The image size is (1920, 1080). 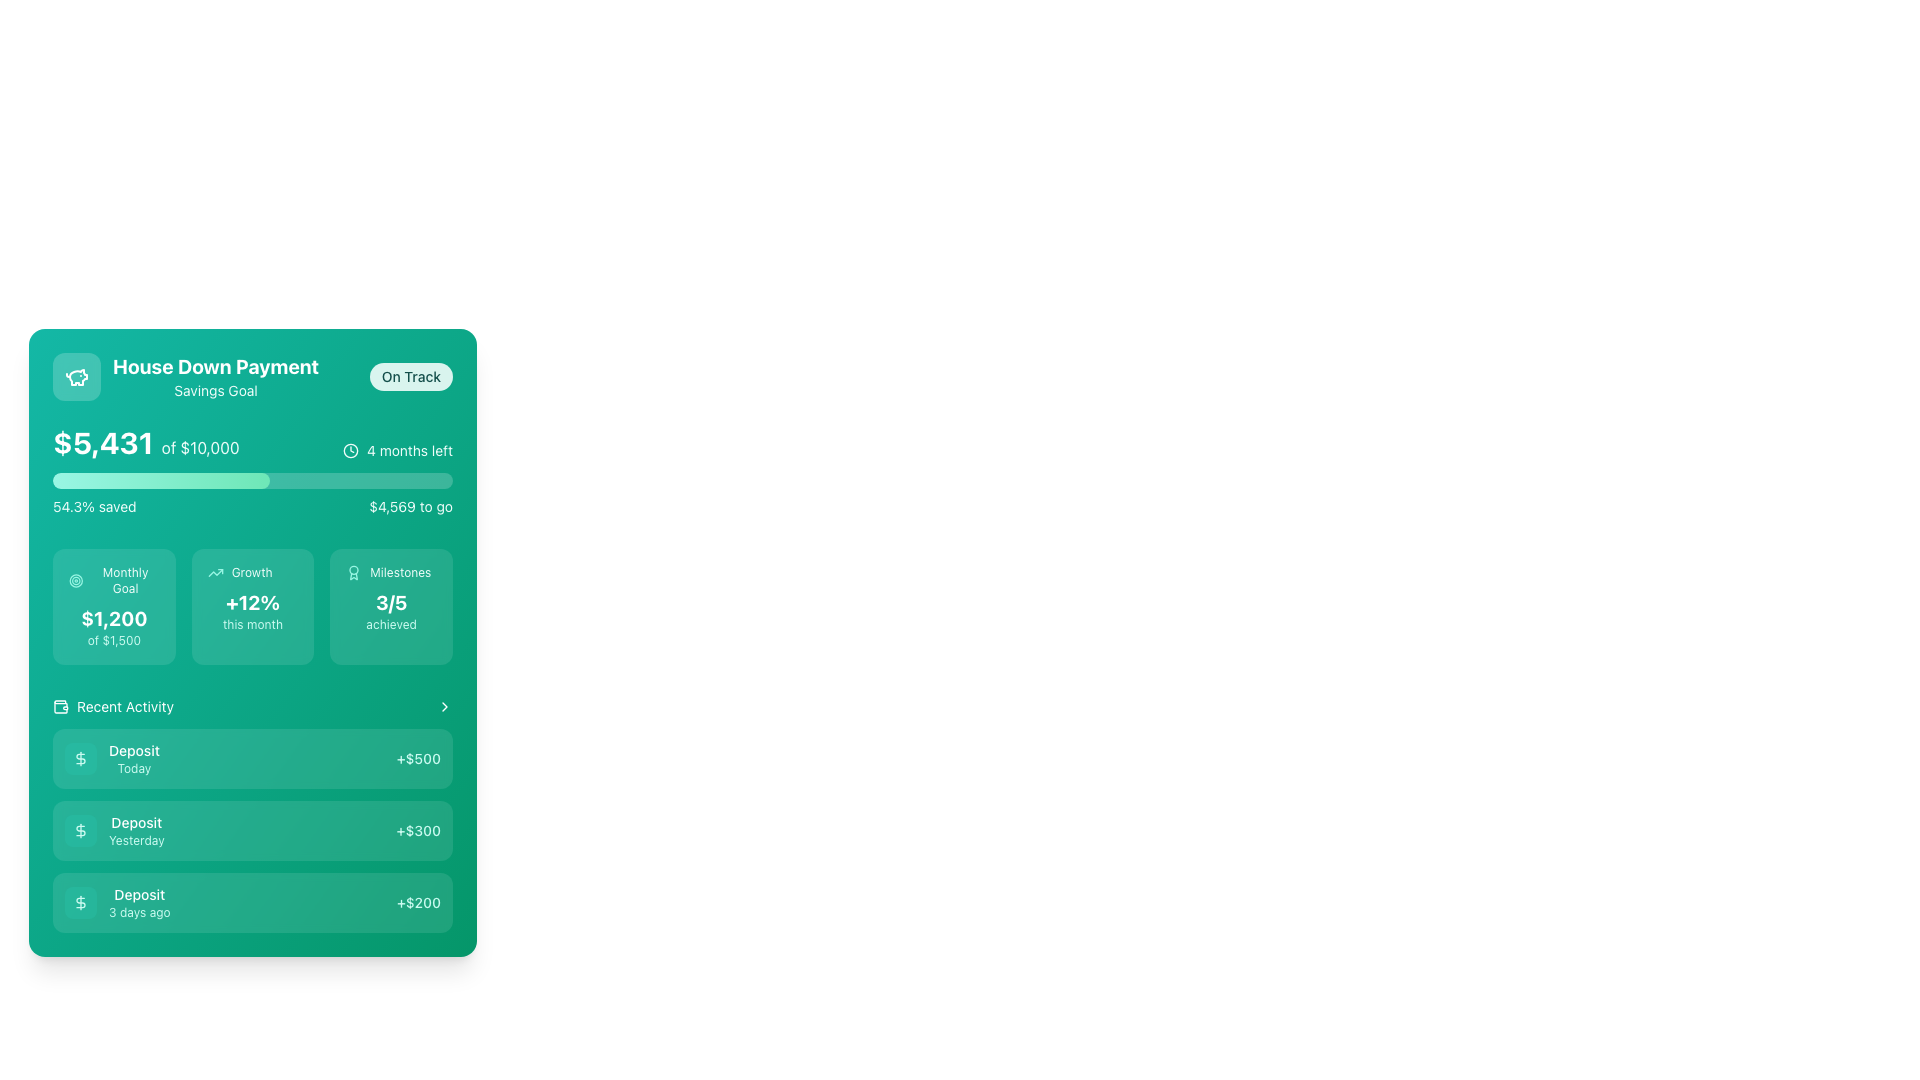 I want to click on the horizontal progress bar with a gradient fill that is located below the text '$5,431 of $10,000' and above the indicators '54.3% saved' and '$4,569 to go', so click(x=252, y=481).